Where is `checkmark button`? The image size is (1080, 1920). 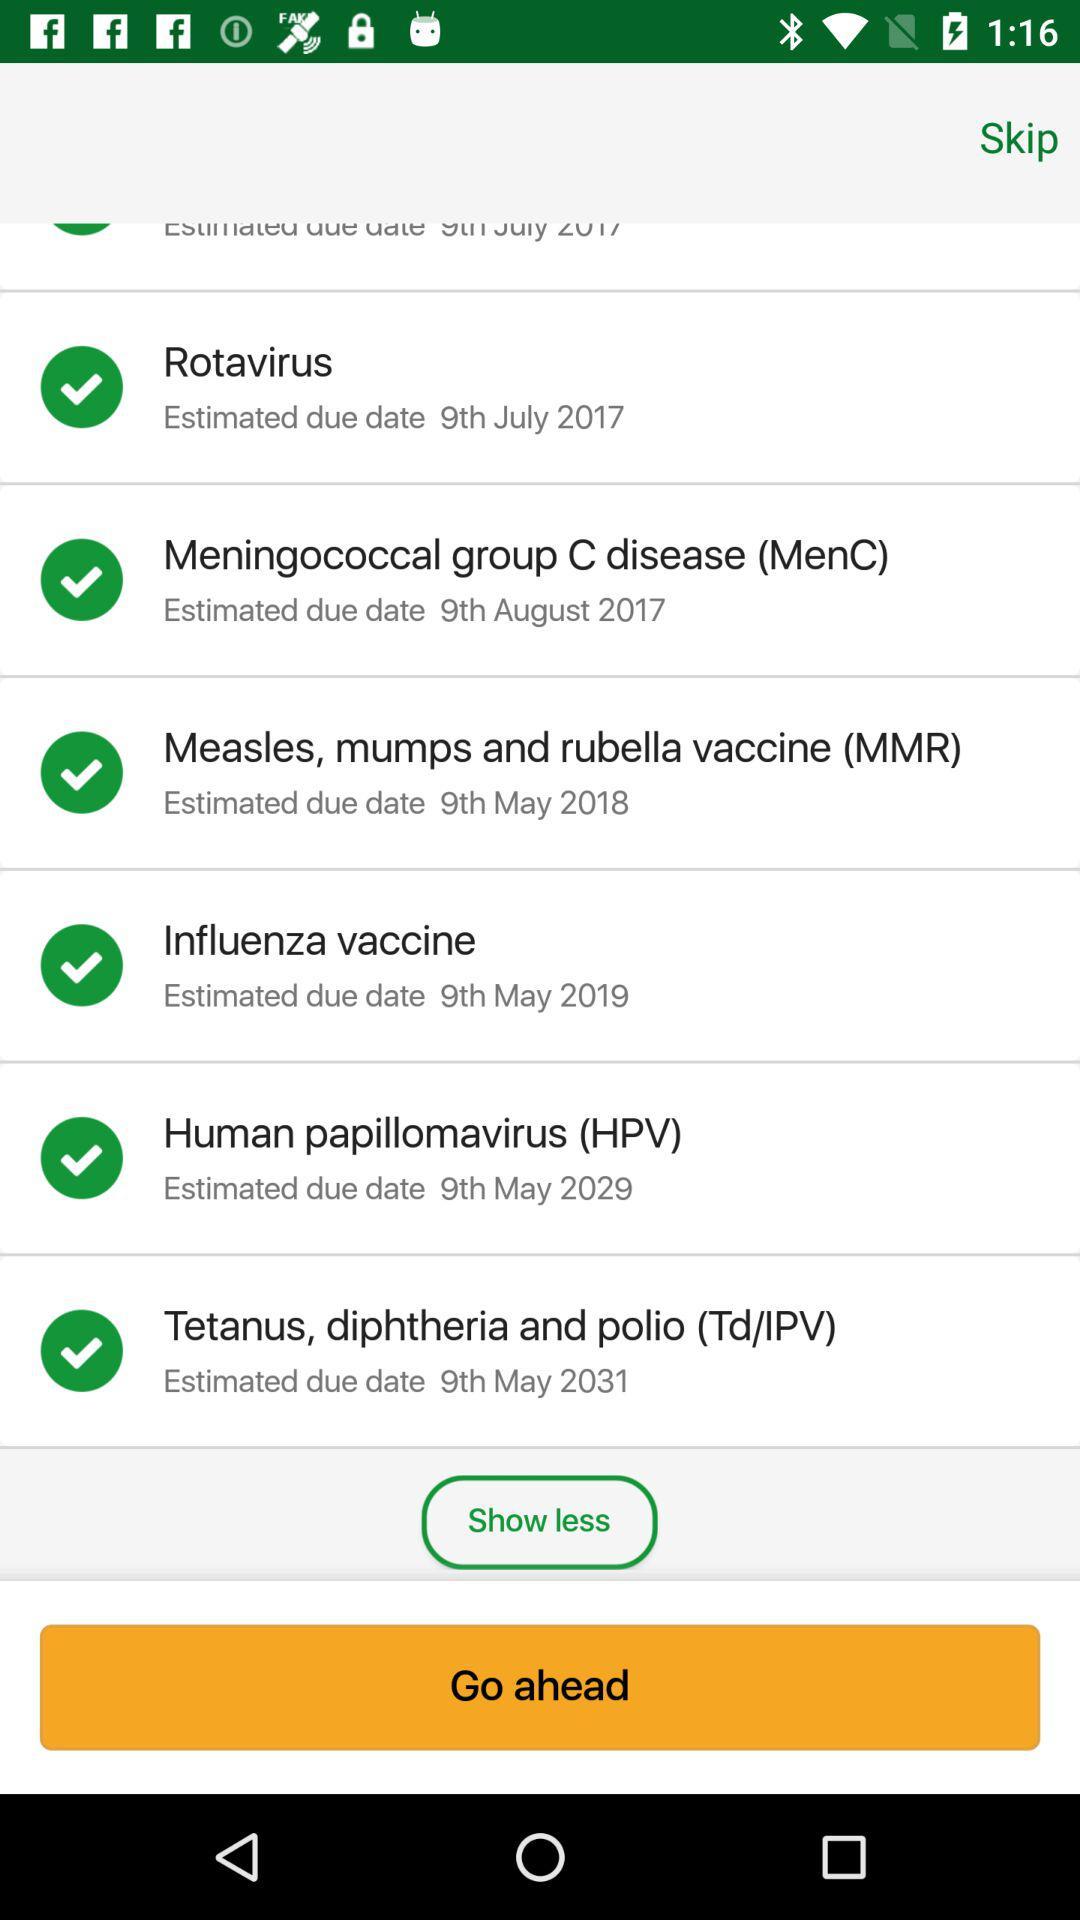
checkmark button is located at coordinates (101, 771).